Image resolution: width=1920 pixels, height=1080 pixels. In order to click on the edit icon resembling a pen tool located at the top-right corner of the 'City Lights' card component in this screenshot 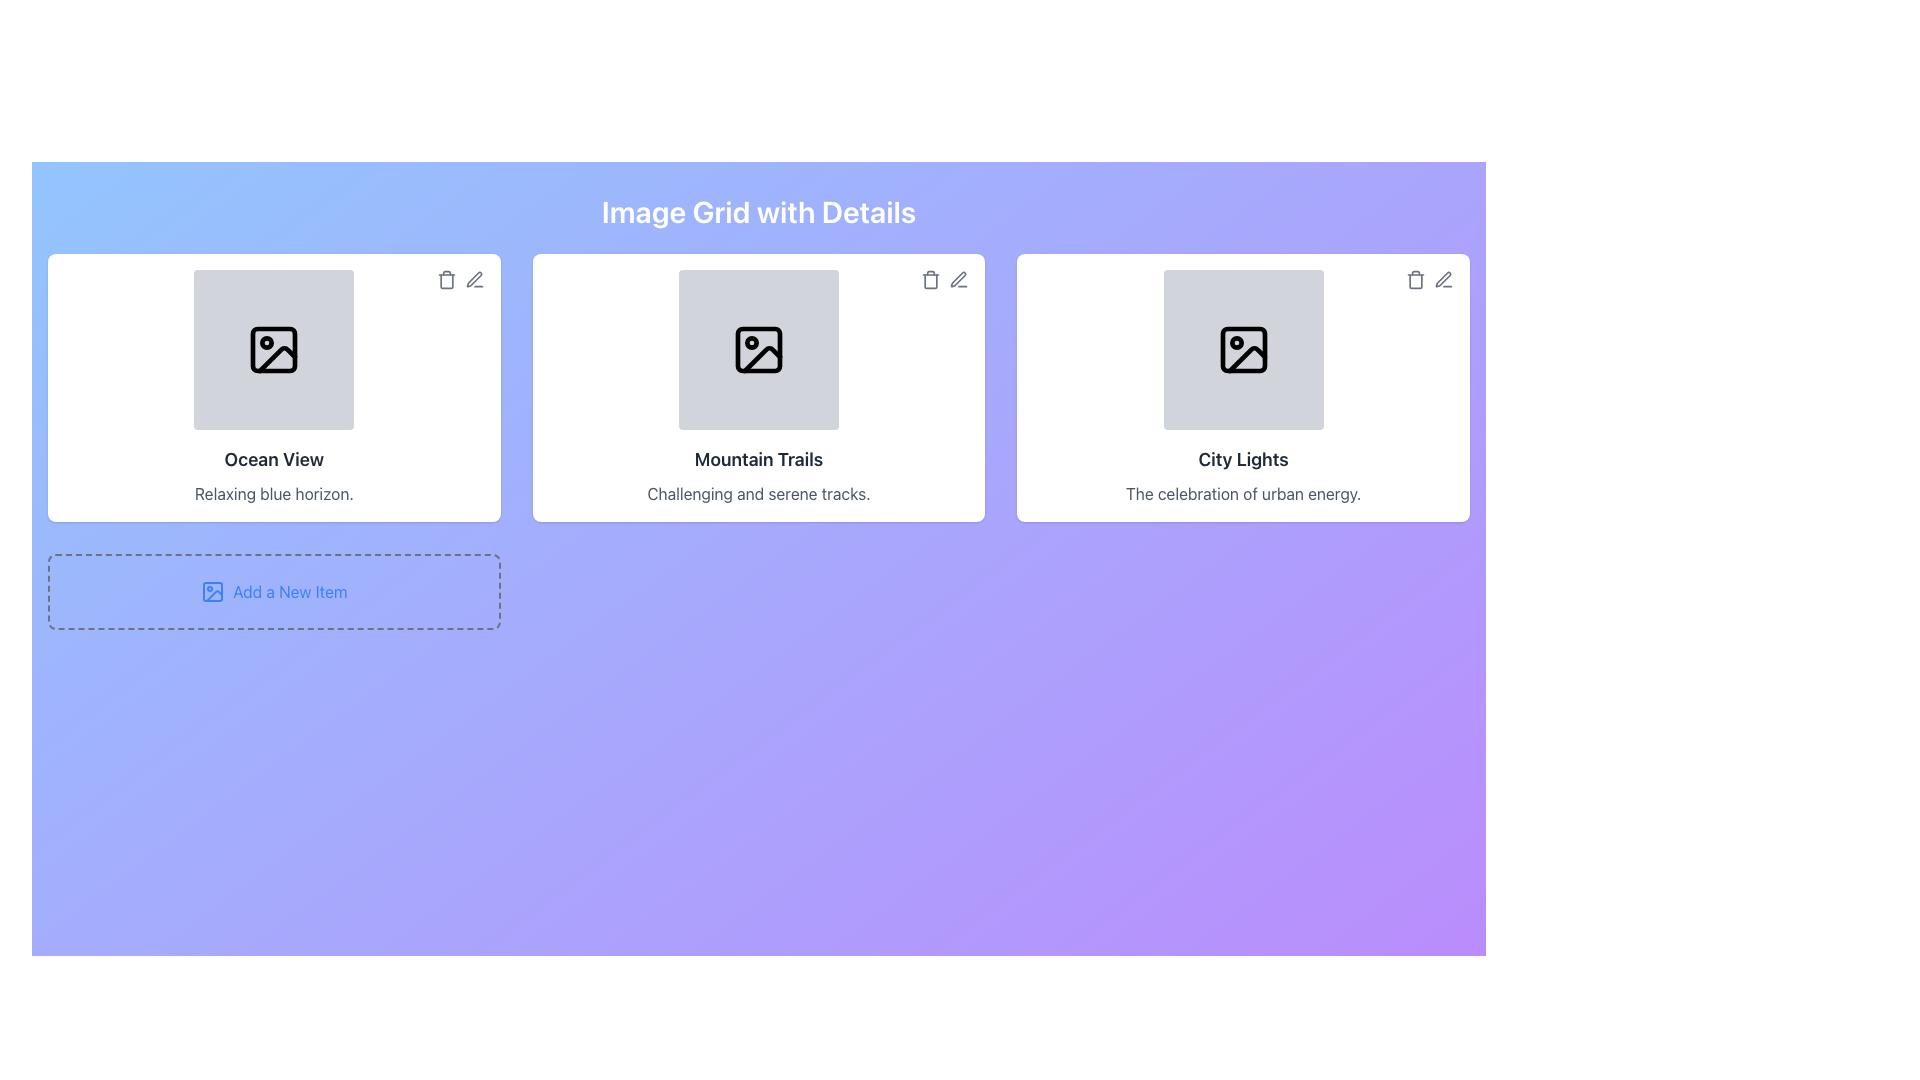, I will do `click(1444, 280)`.